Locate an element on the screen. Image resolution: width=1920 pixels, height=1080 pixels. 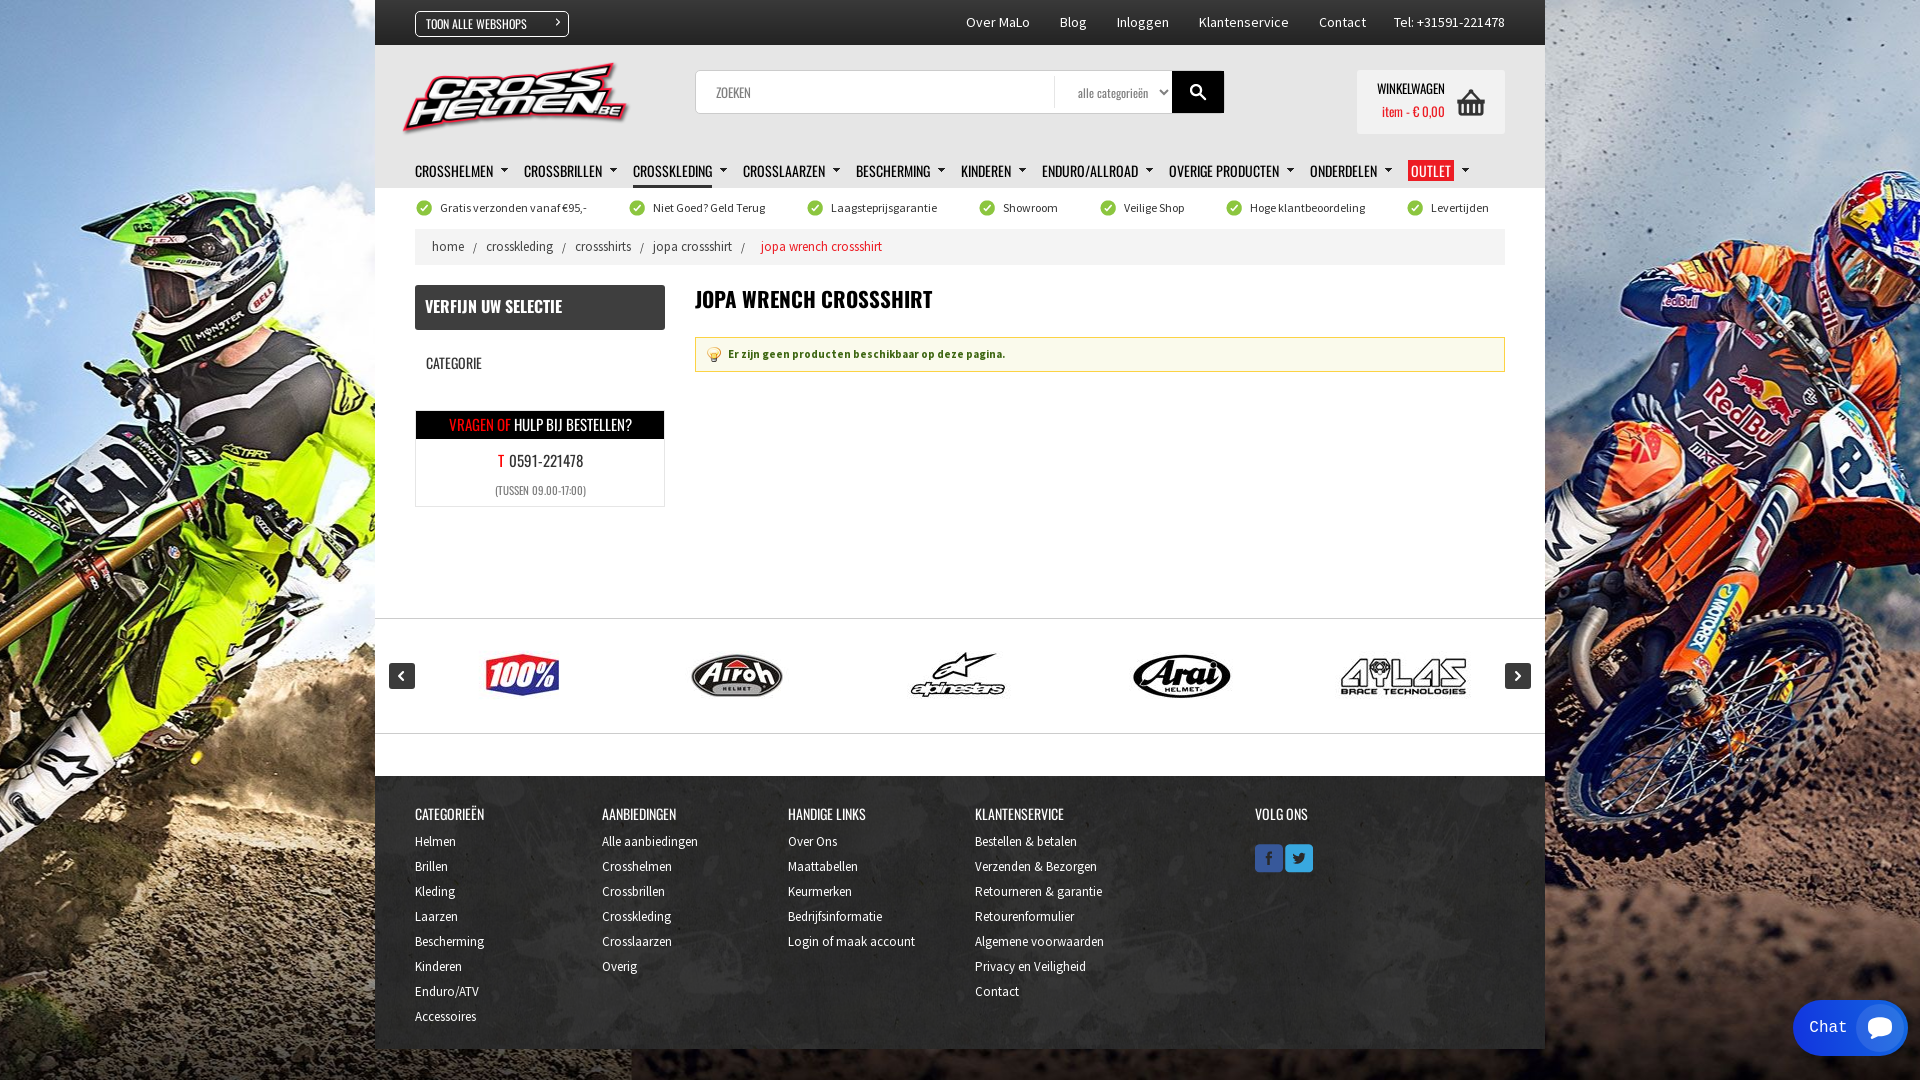
'crosskleding' is located at coordinates (519, 245).